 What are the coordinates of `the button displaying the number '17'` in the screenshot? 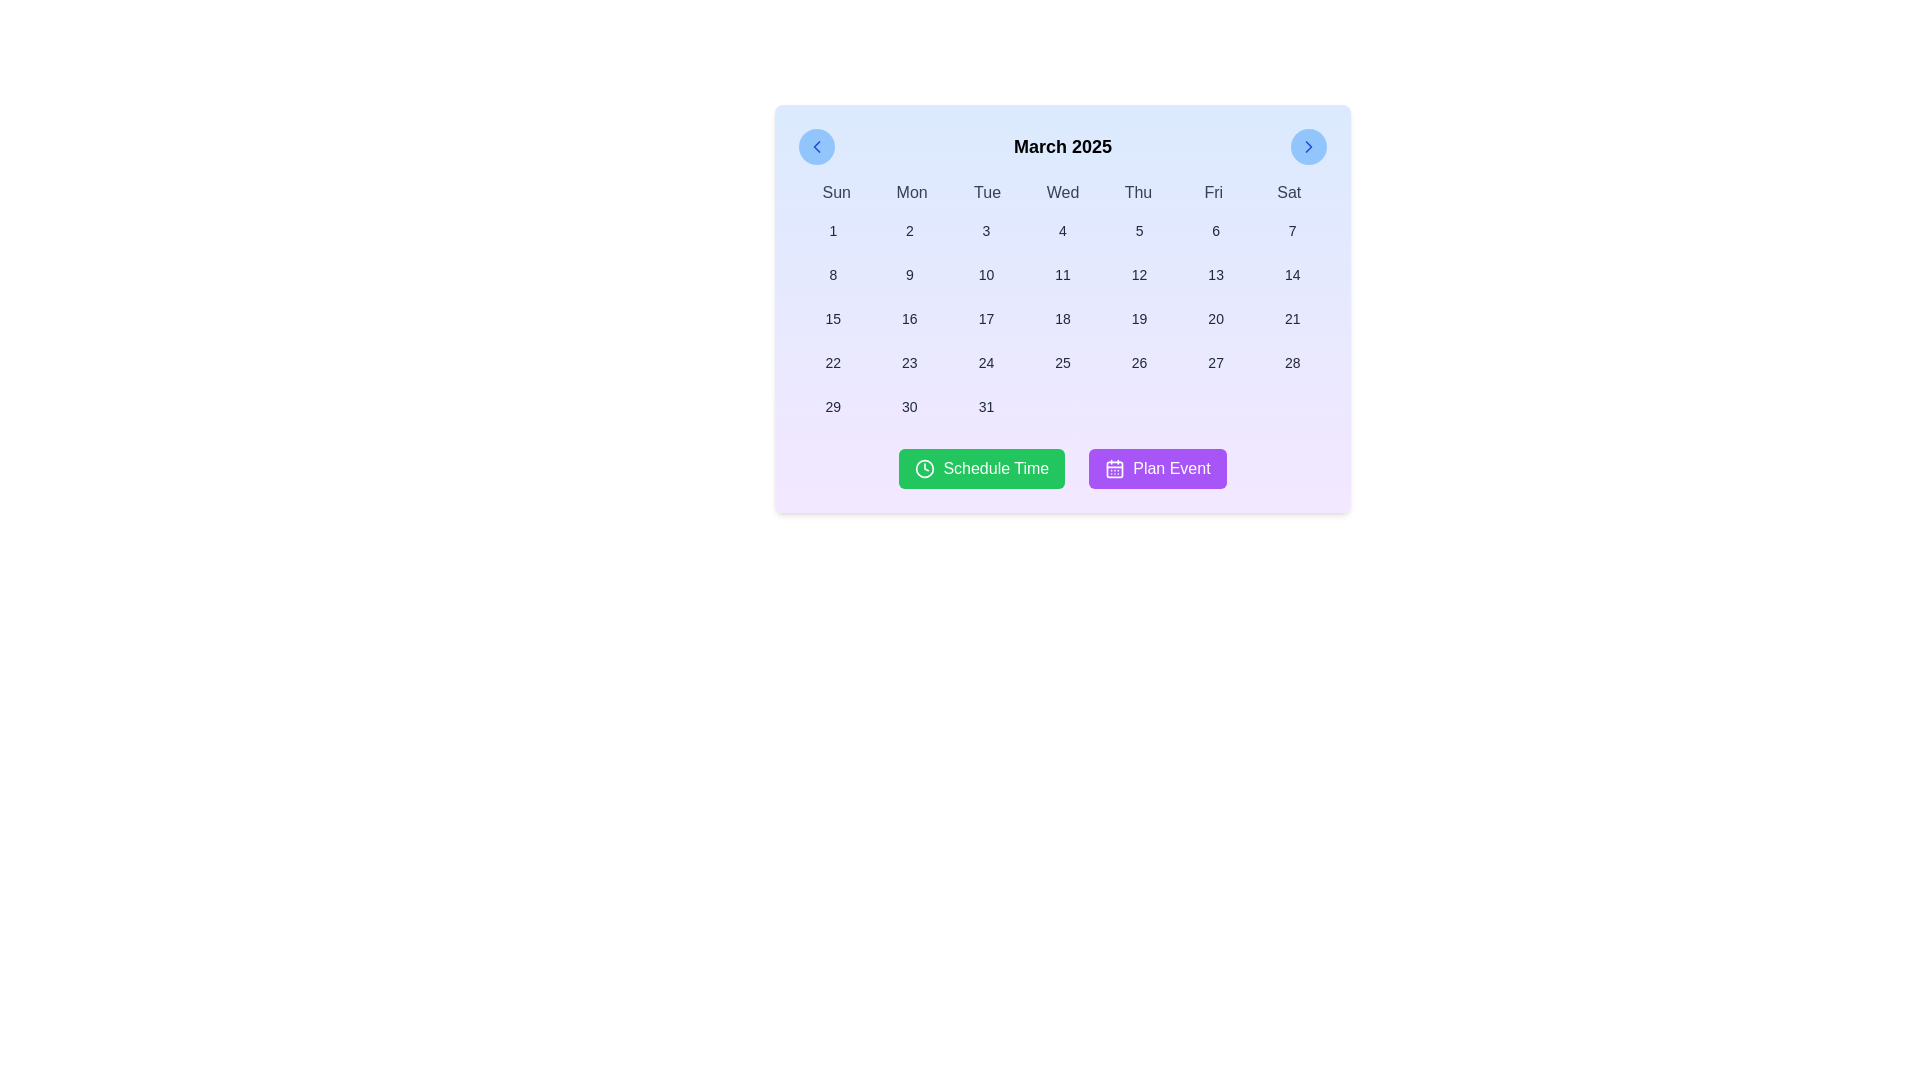 It's located at (986, 318).